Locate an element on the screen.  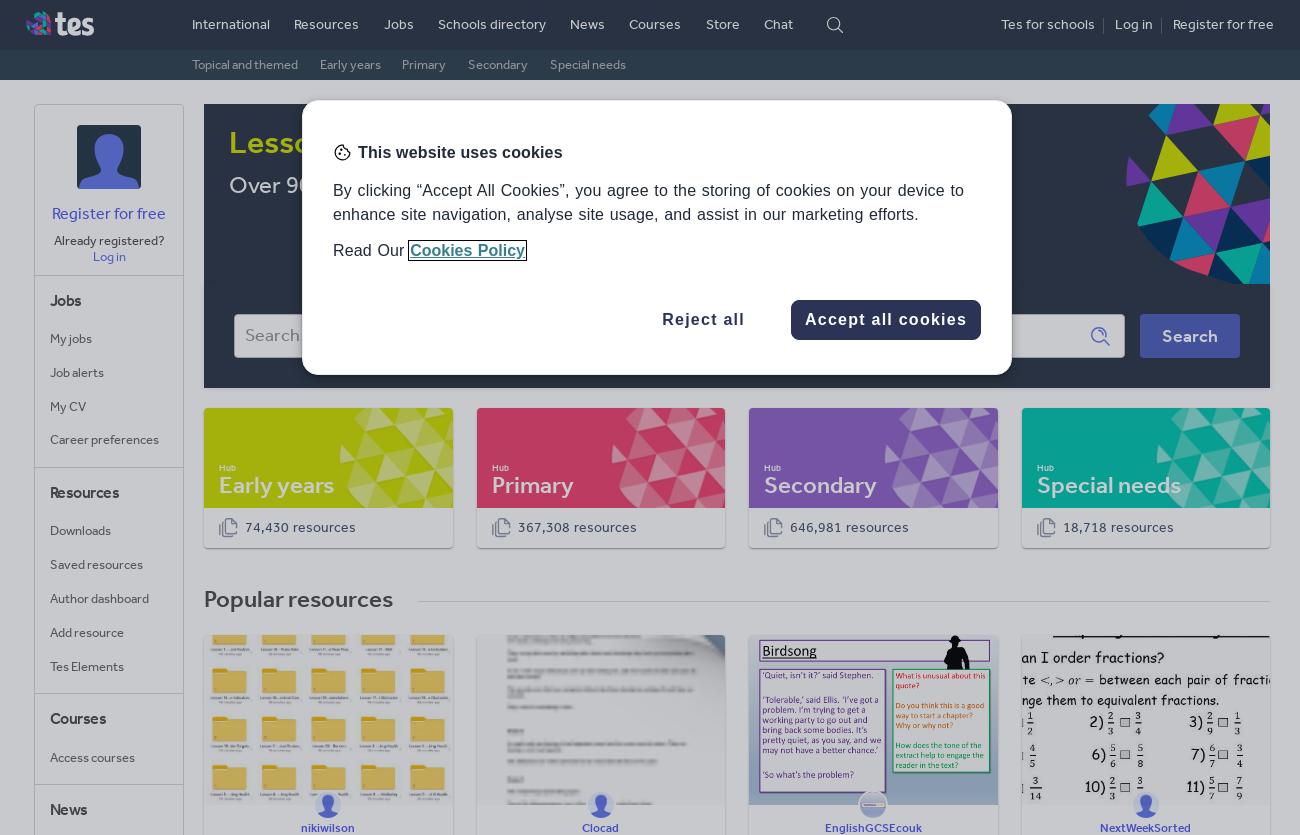
'Log in' is located at coordinates (108, 255).